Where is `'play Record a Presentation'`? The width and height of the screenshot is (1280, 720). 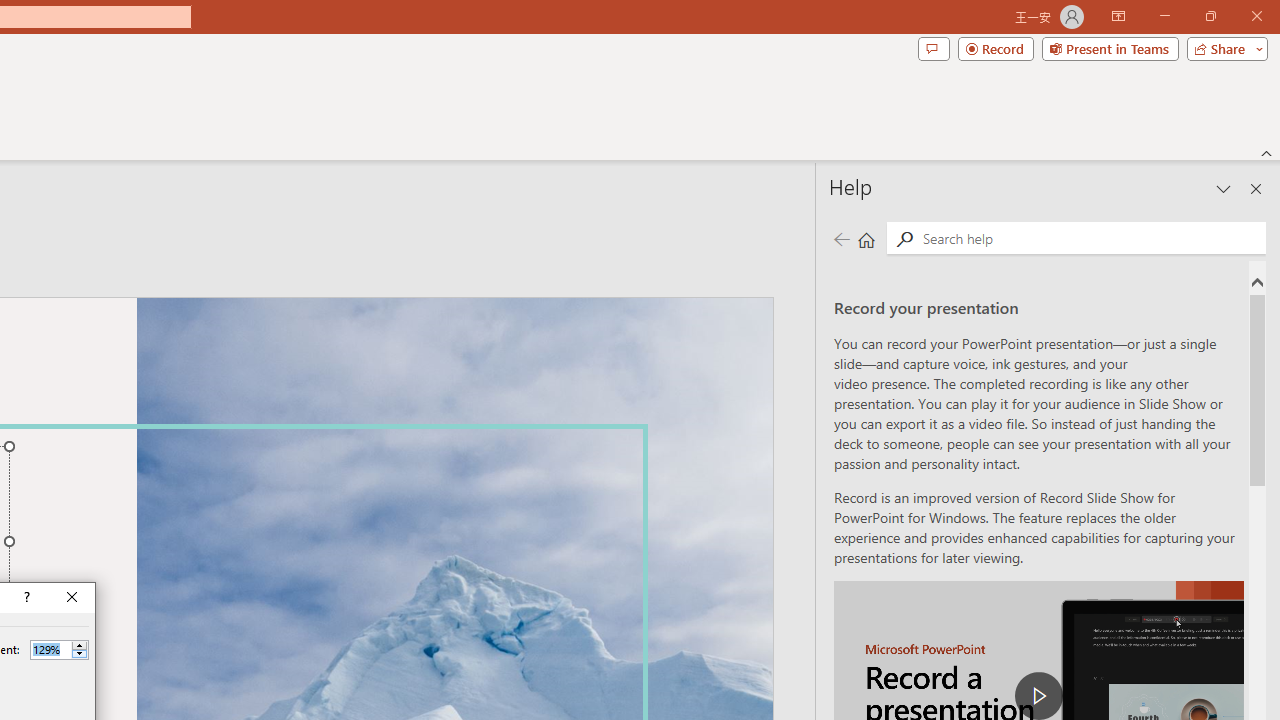
'play Record a Presentation' is located at coordinates (1038, 694).